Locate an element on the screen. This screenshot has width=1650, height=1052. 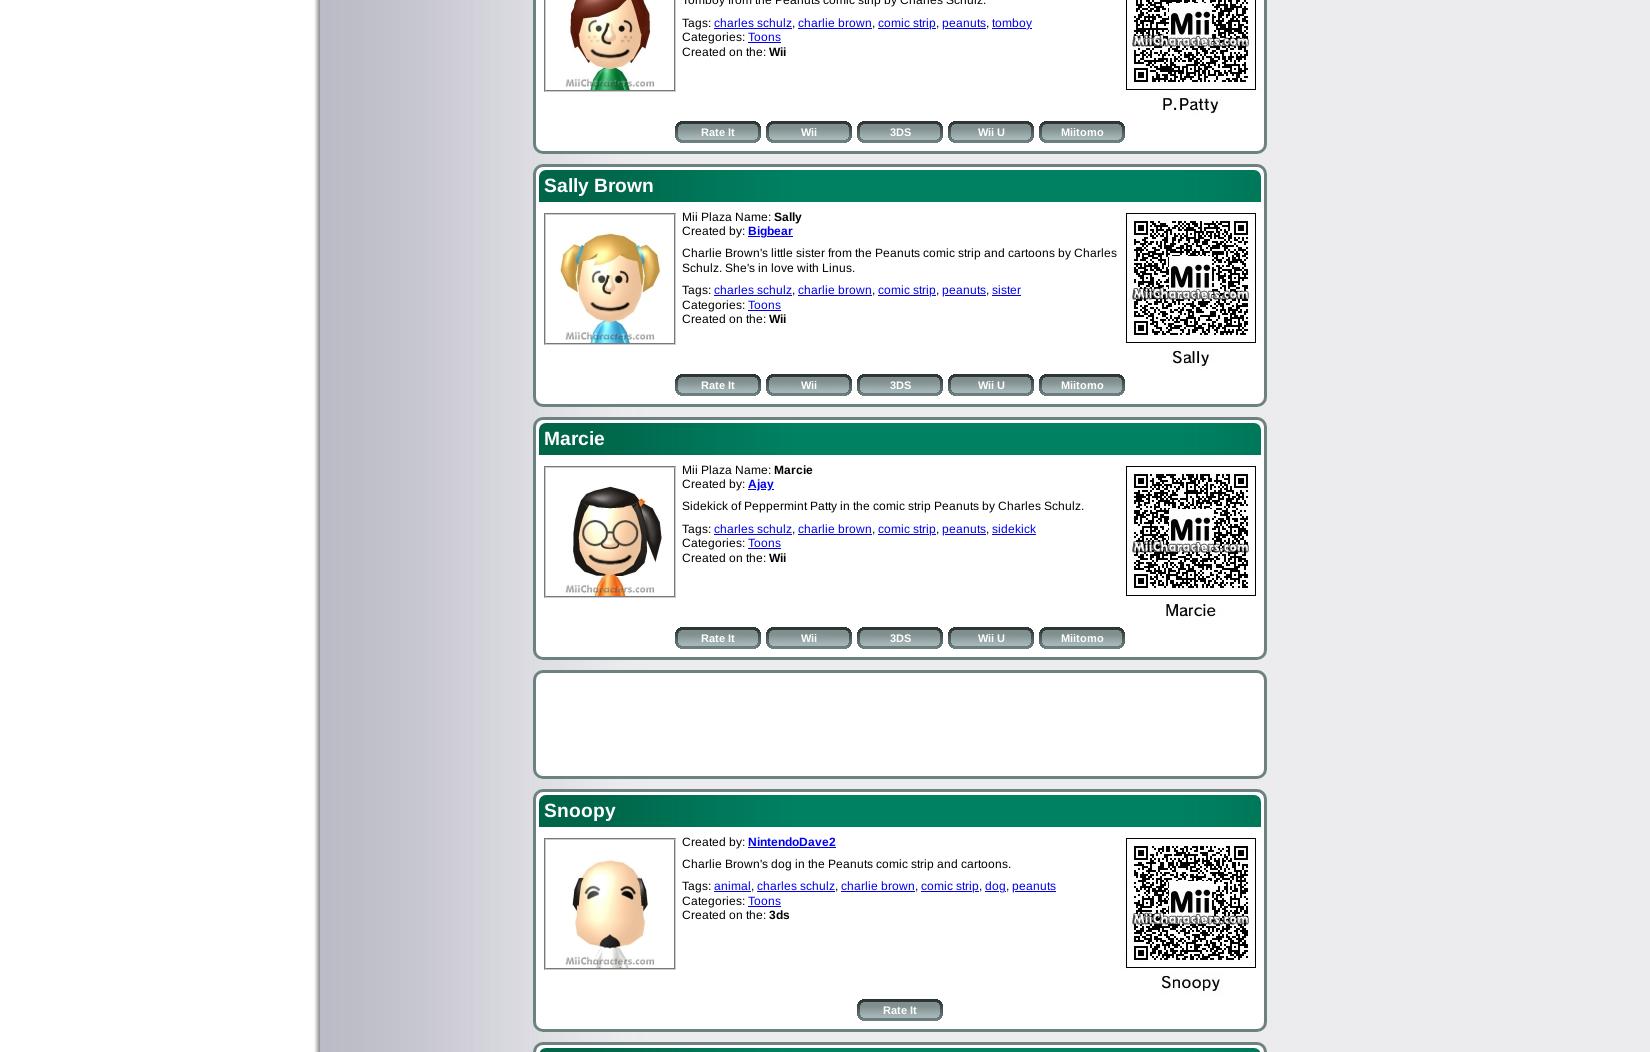
'Ajay' is located at coordinates (759, 482).